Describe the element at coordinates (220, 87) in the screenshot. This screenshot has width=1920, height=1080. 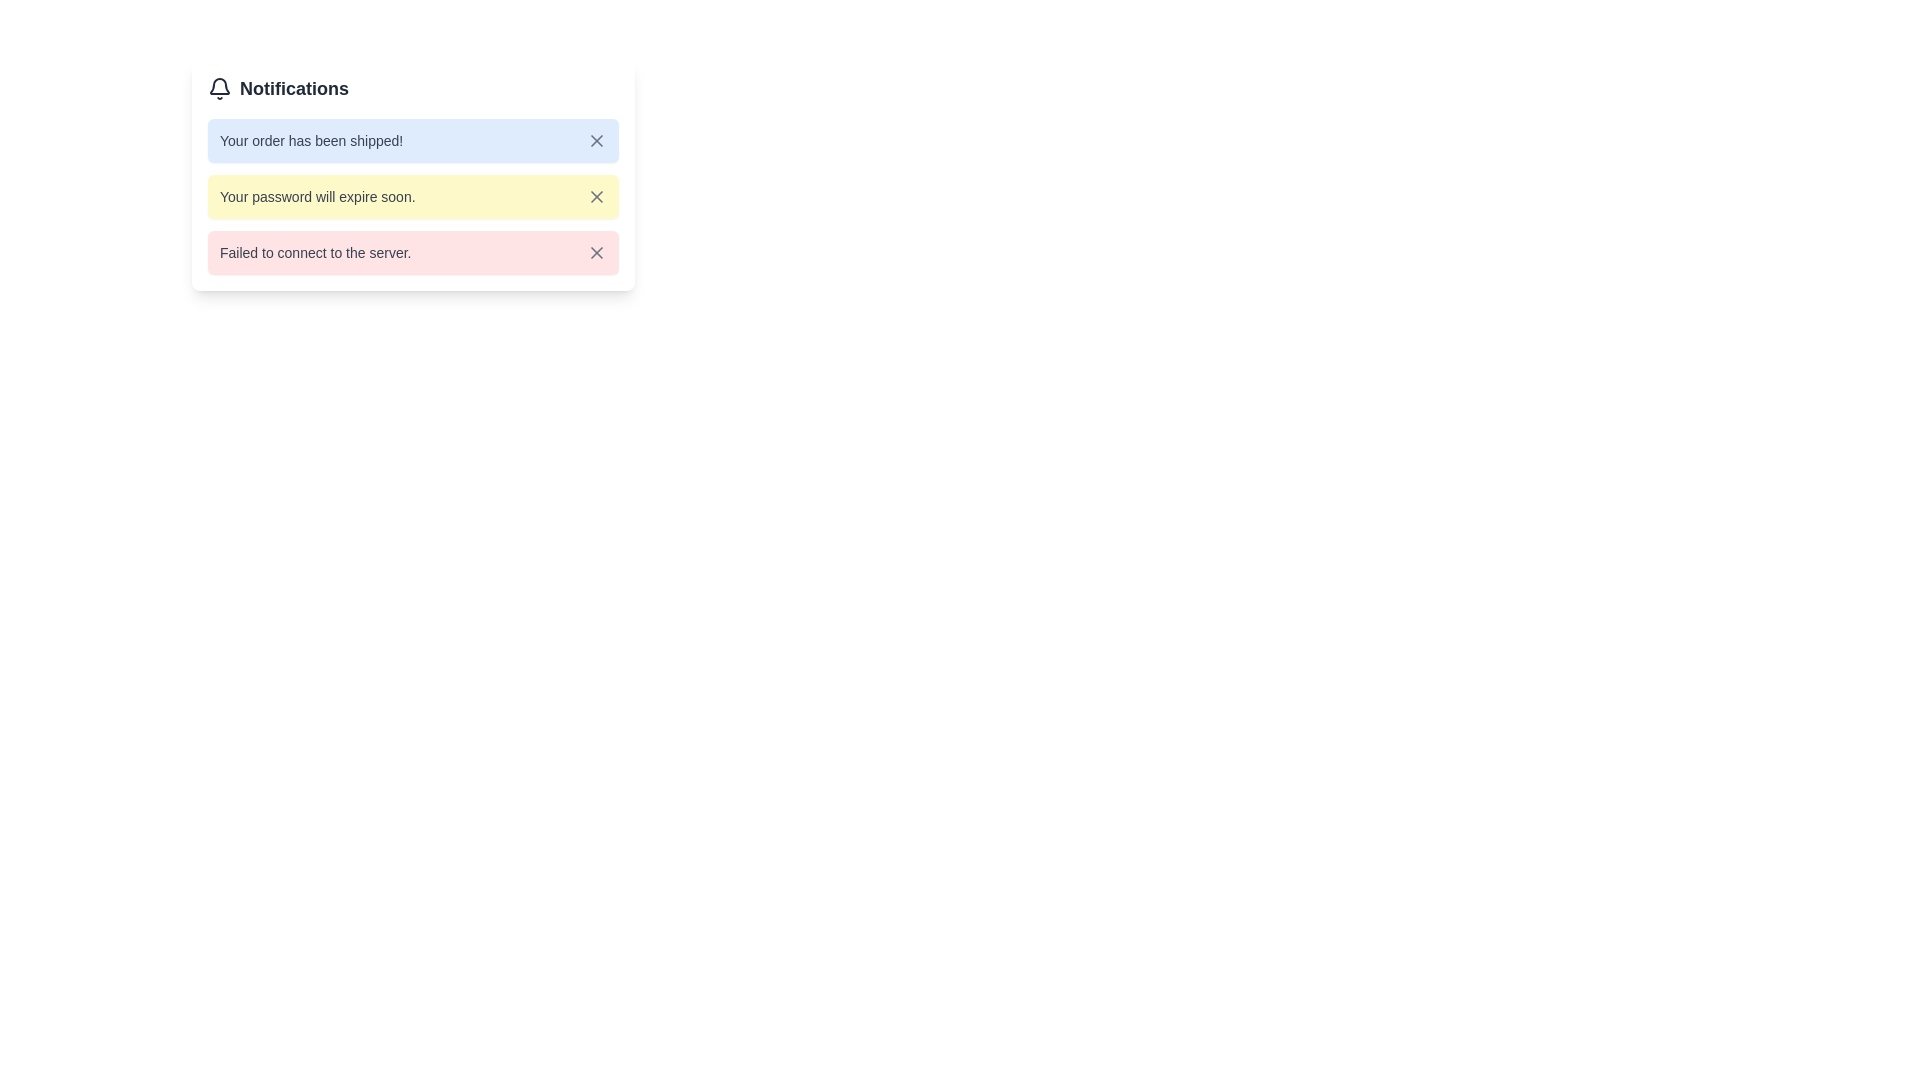
I see `the bell icon which represents notifications, located to the left of the 'Notifications' label` at that location.